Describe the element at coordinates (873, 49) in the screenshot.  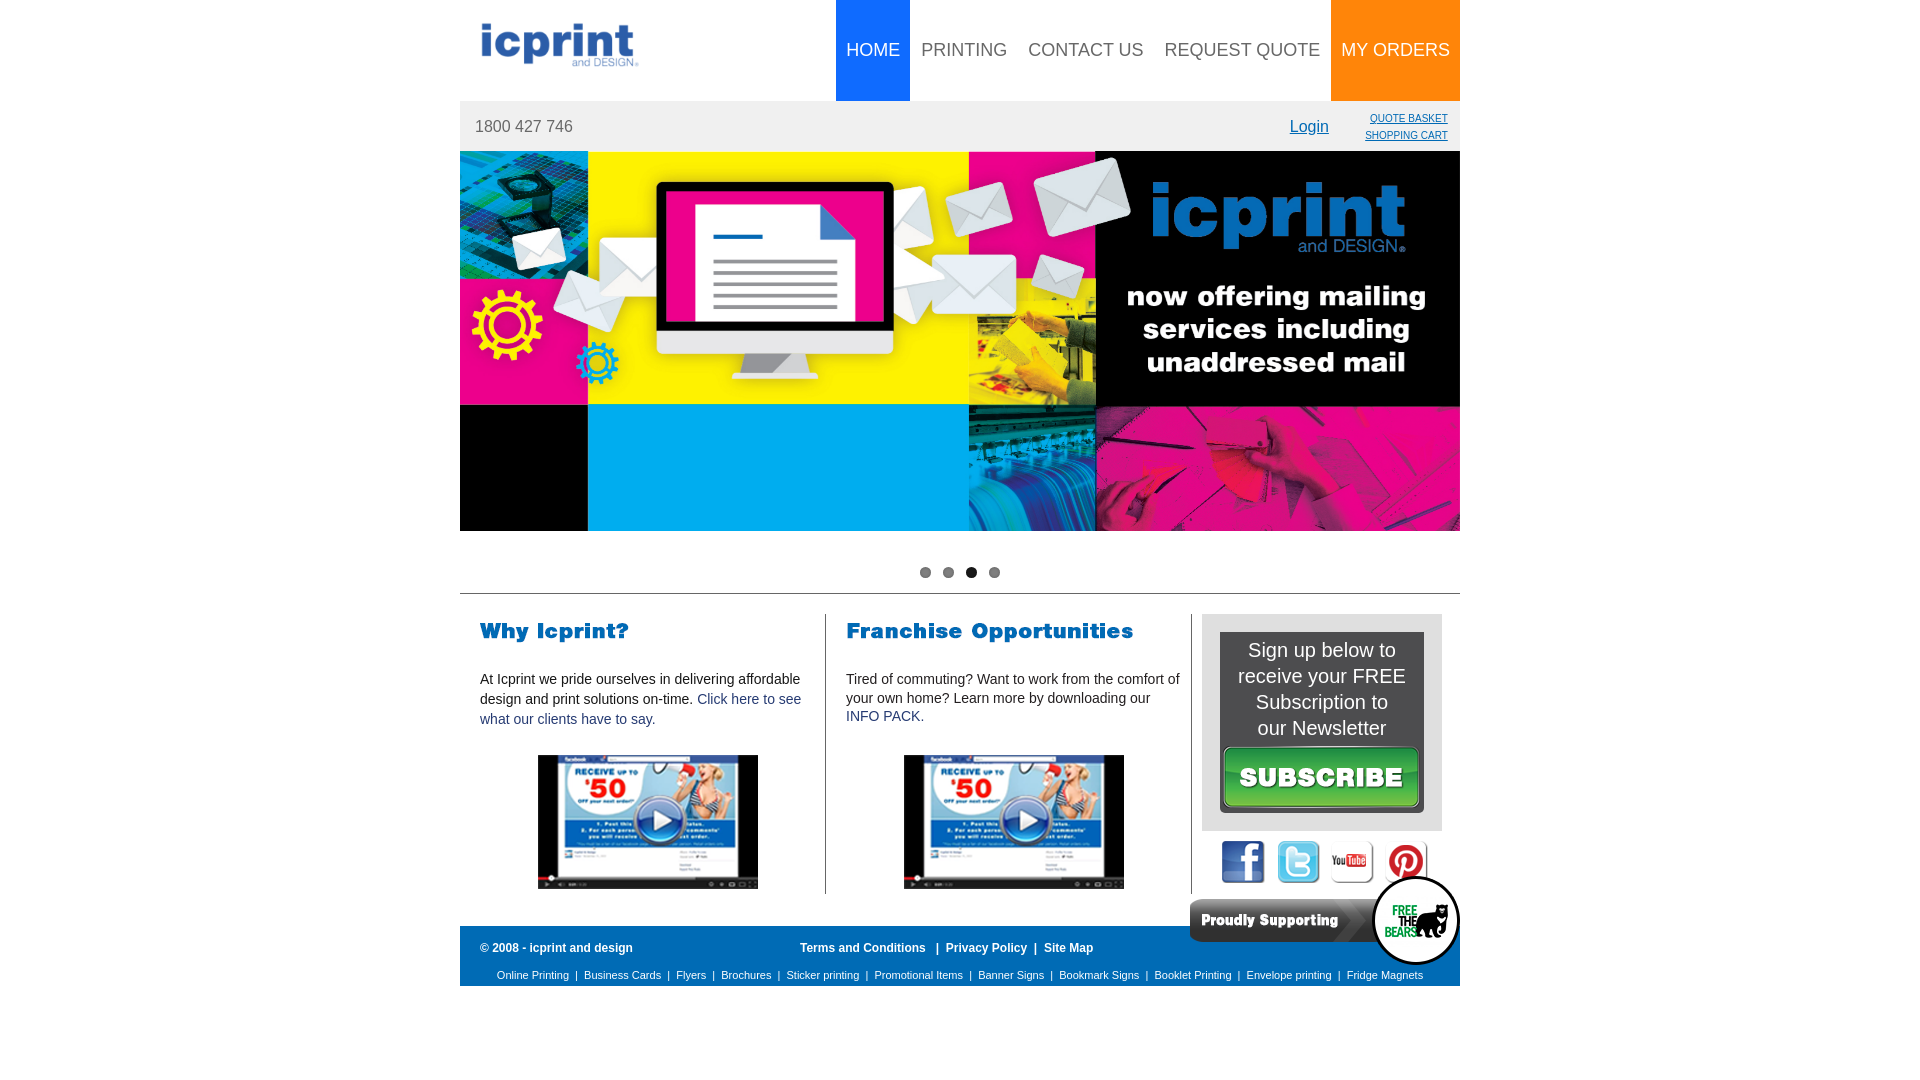
I see `'HOME'` at that location.